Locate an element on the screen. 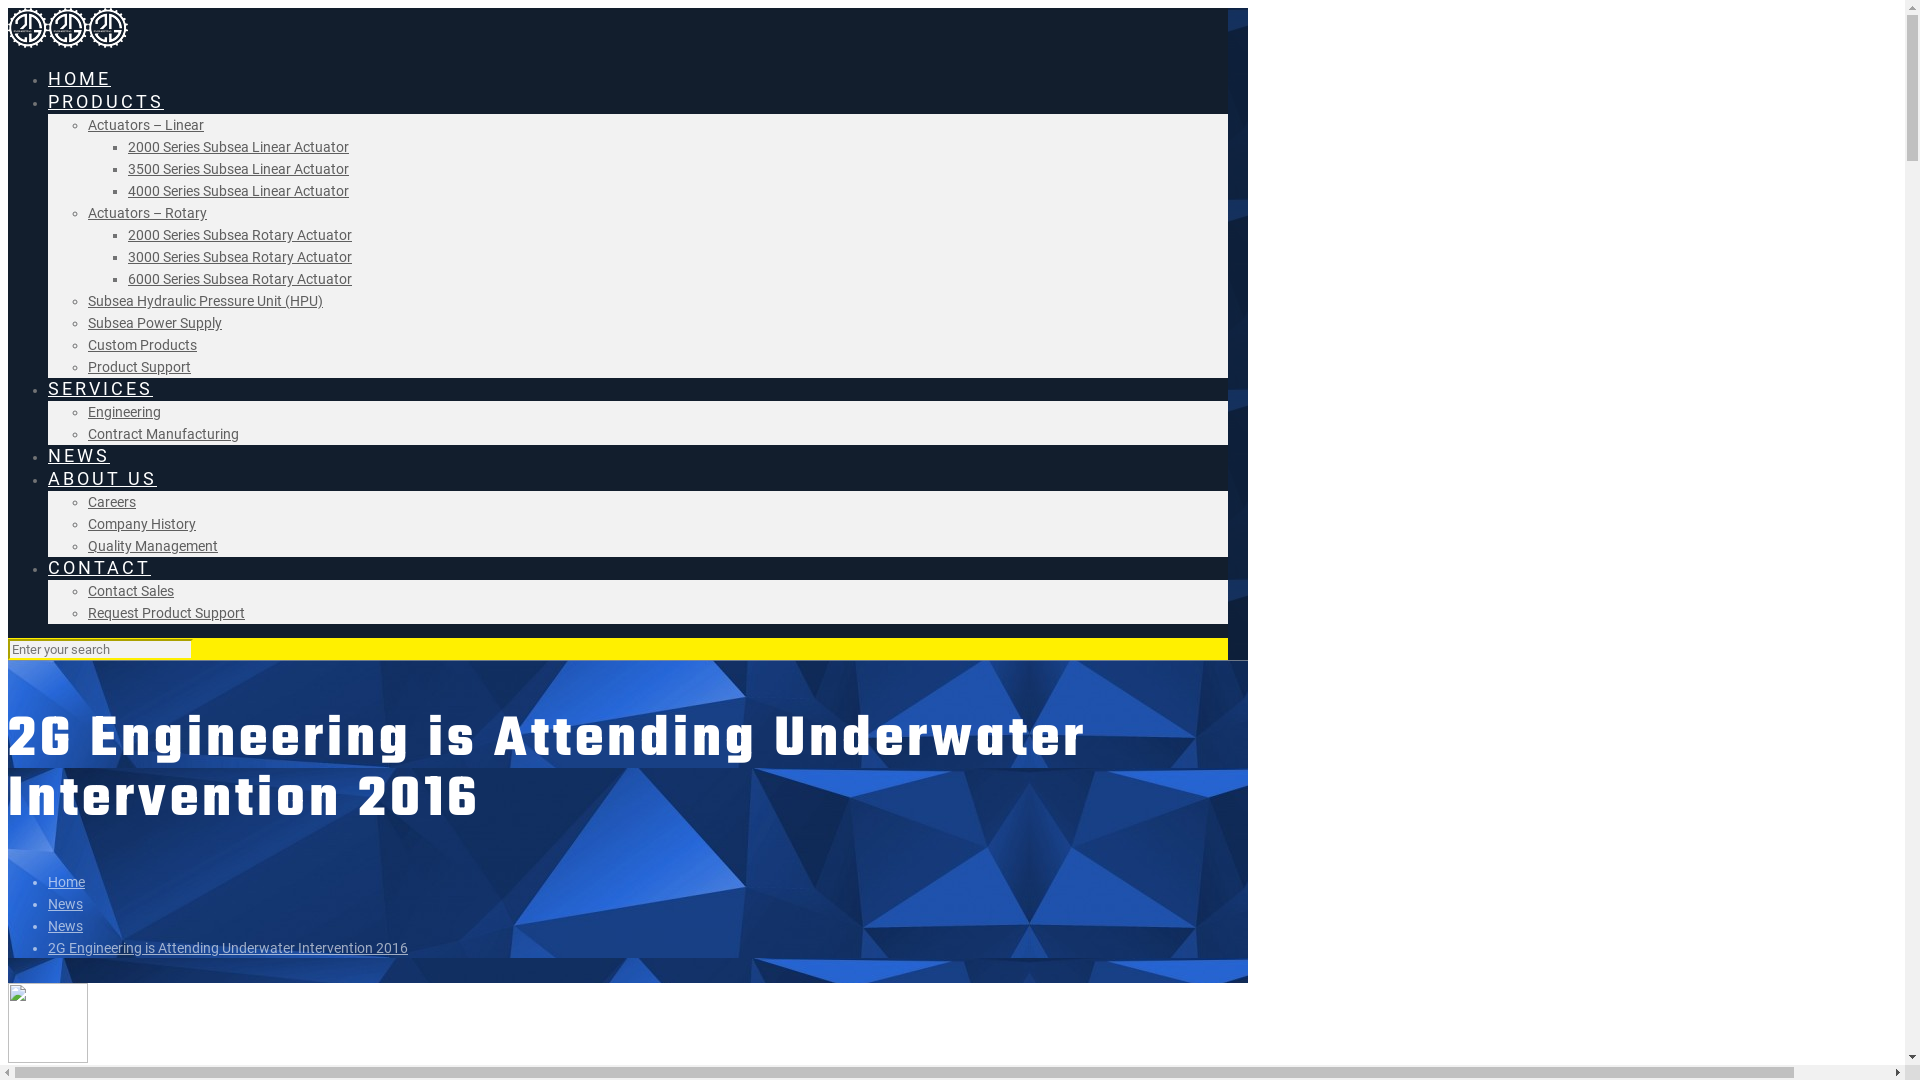 The width and height of the screenshot is (1920, 1080). 'CONTACT' is located at coordinates (98, 567).